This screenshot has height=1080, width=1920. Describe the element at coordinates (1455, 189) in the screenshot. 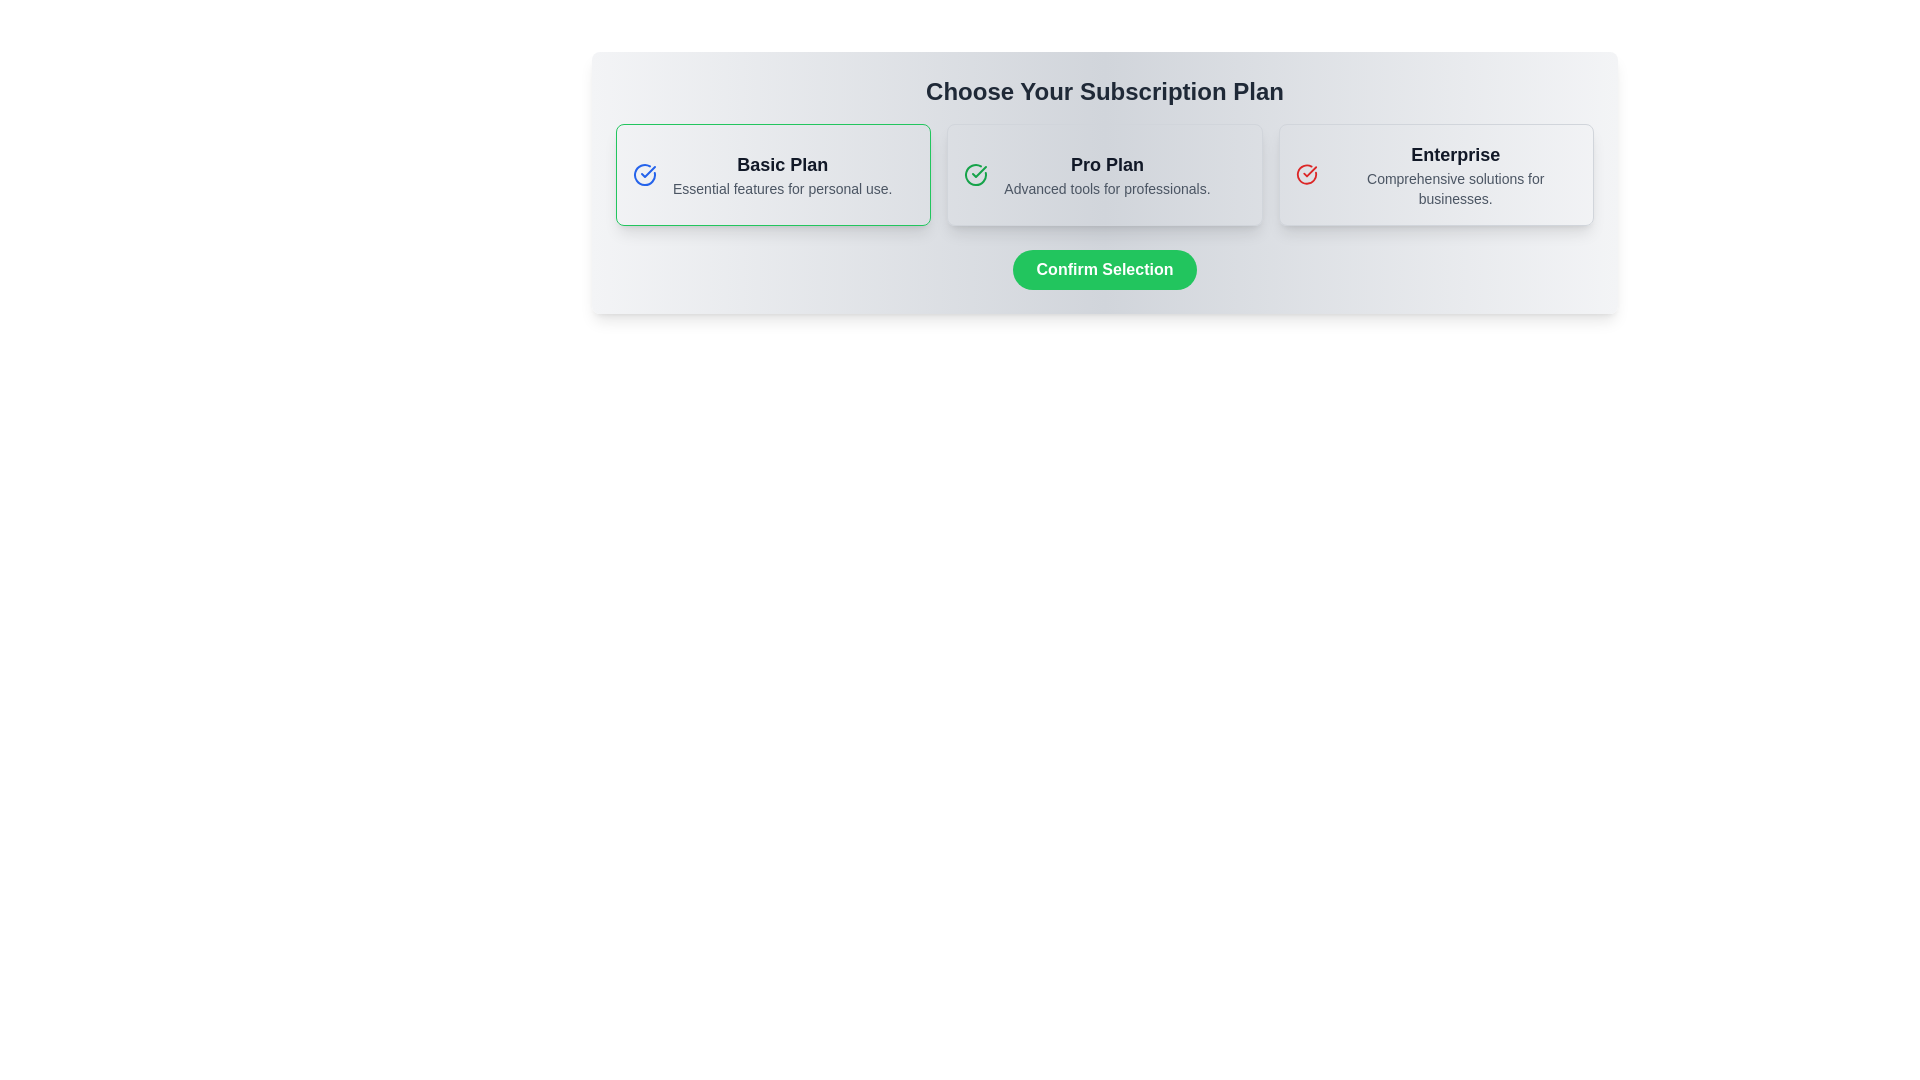

I see `tagline text providing additional information about the 'Enterprise' subscription plan located in the lower section of the rightmost card labeled 'Enterprise'` at that location.